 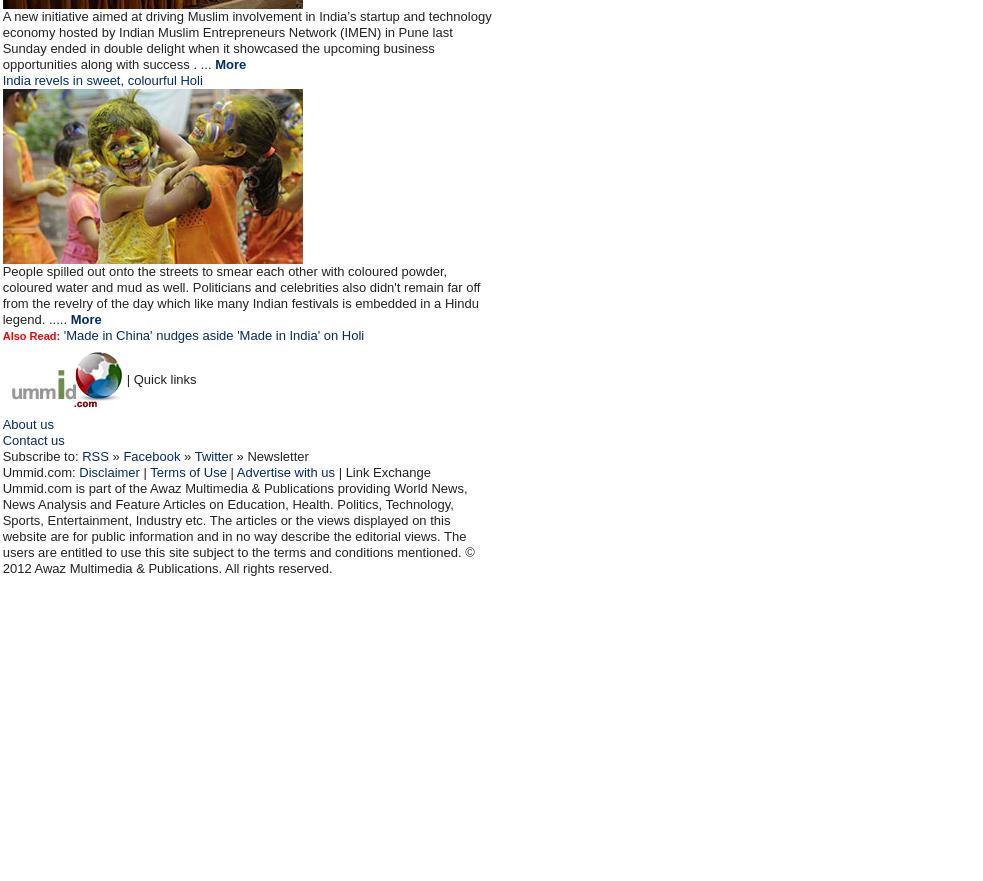 What do you see at coordinates (150, 456) in the screenshot?
I see `'Facebook'` at bounding box center [150, 456].